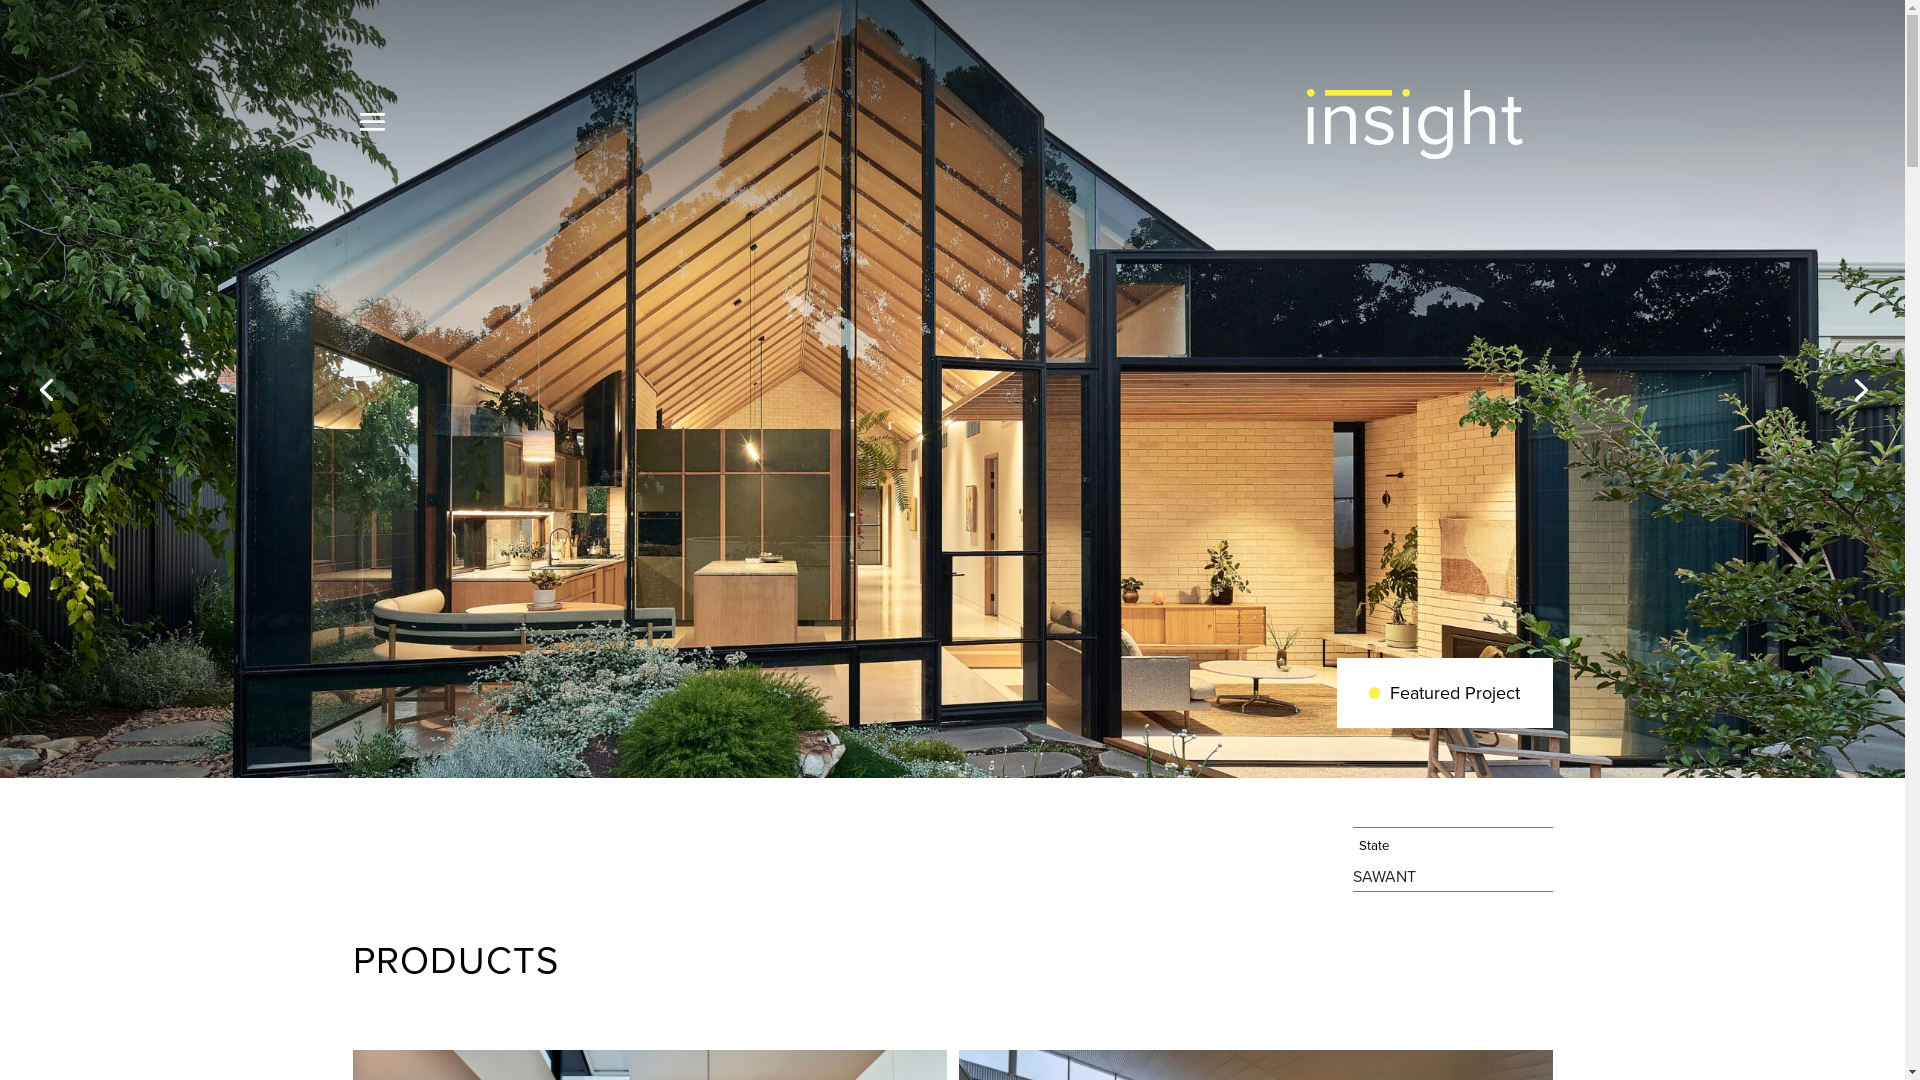 This screenshot has height=1080, width=1920. I want to click on 'NT', so click(1405, 875).